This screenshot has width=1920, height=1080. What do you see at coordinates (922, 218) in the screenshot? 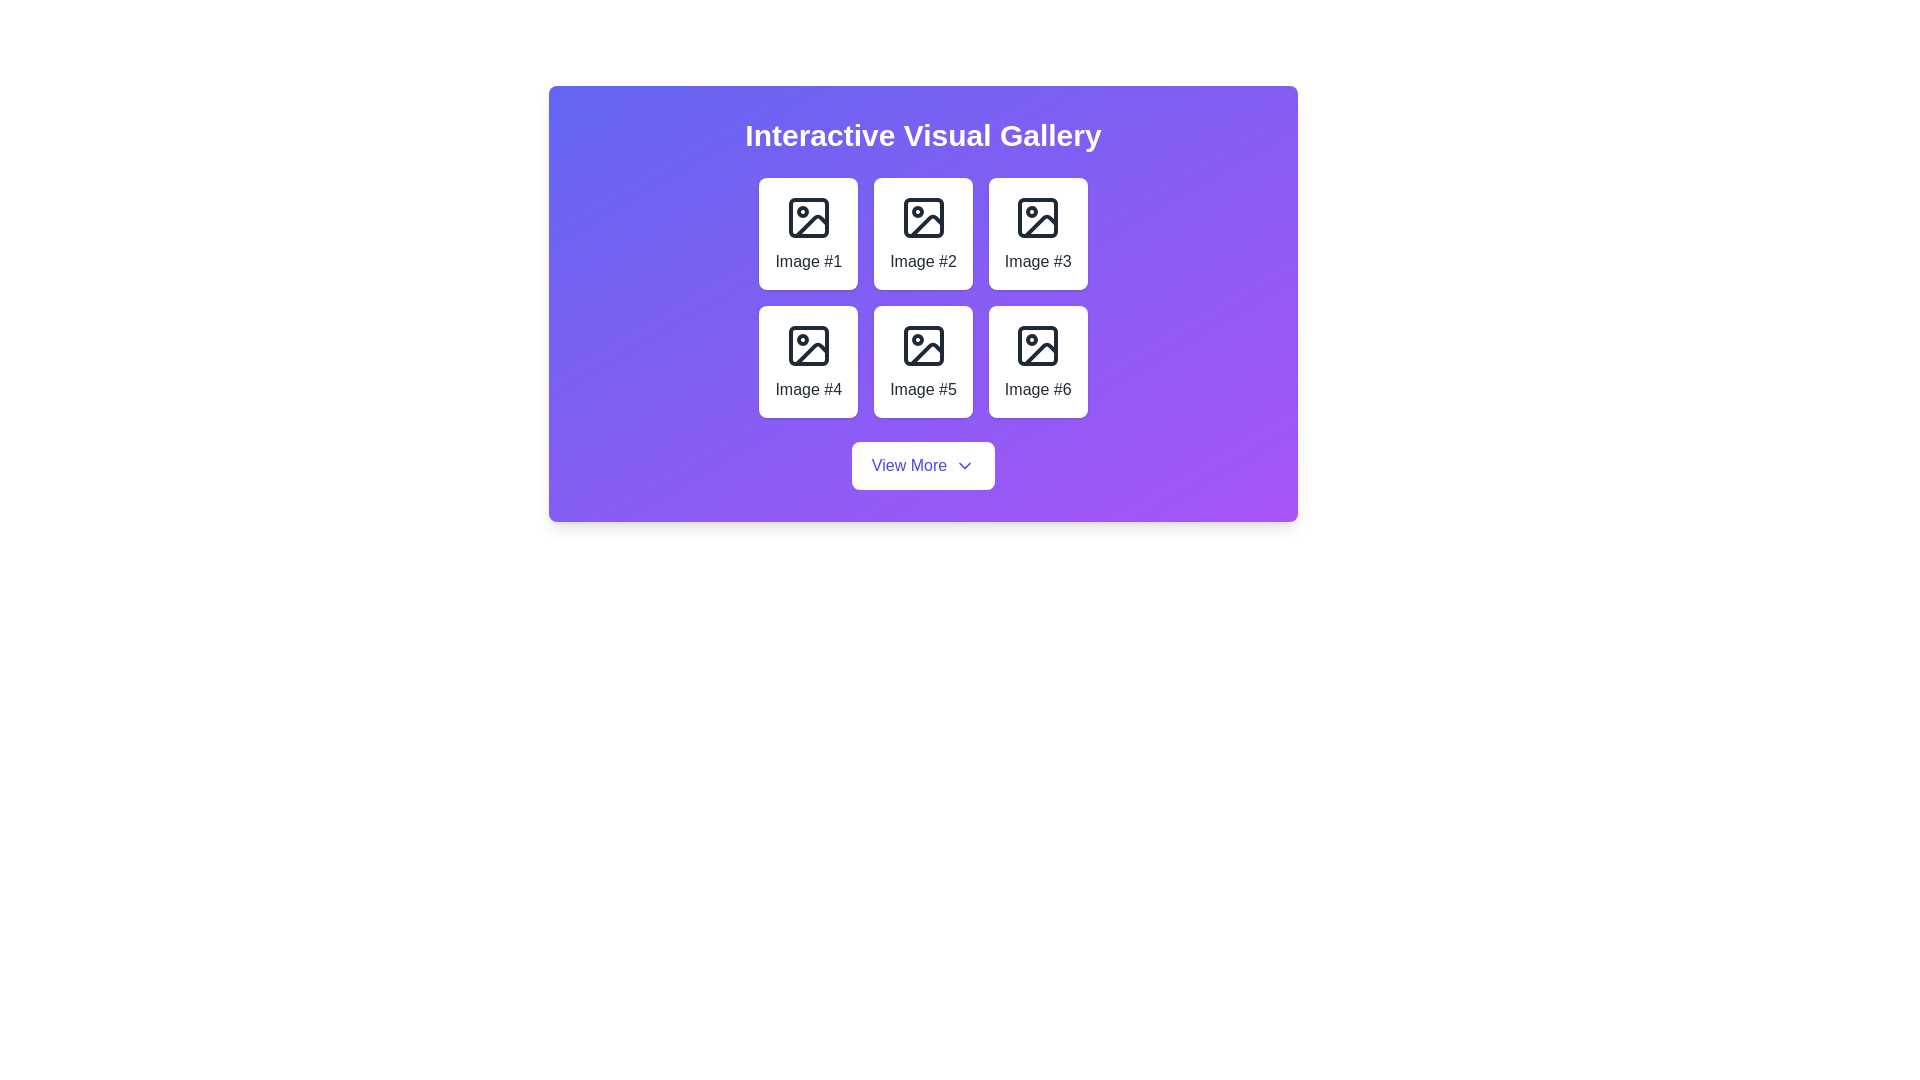
I see `the image thumbnail icon representing 'Image #2', which is located in the second position of the first row within a 3-by-2 grid of image cards` at bounding box center [922, 218].